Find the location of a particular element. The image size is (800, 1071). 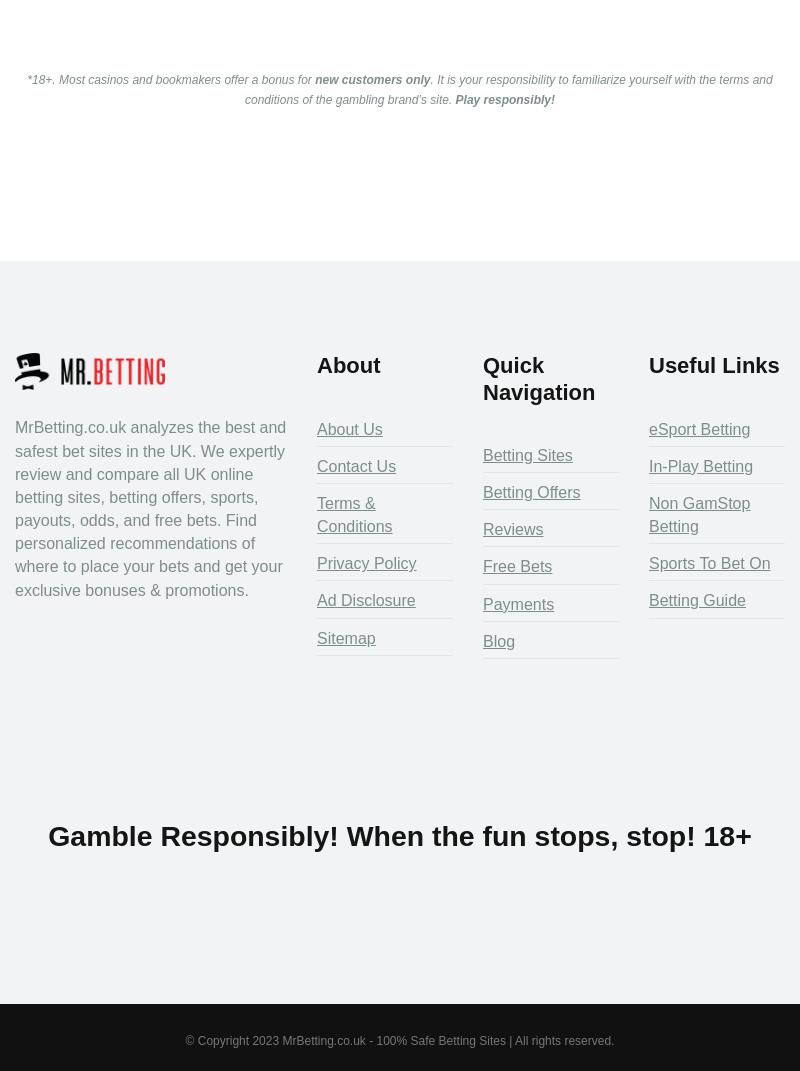

'MrBetting.co.uk analyzes the best and safest bet sites in the UK. We expertly review and compare all UK online betting sites, betting offers, sports, payouts, odds, and free bets. Find personalized recommendations of where to place your bets and get your exclusive bonuses & promotions.' is located at coordinates (150, 507).